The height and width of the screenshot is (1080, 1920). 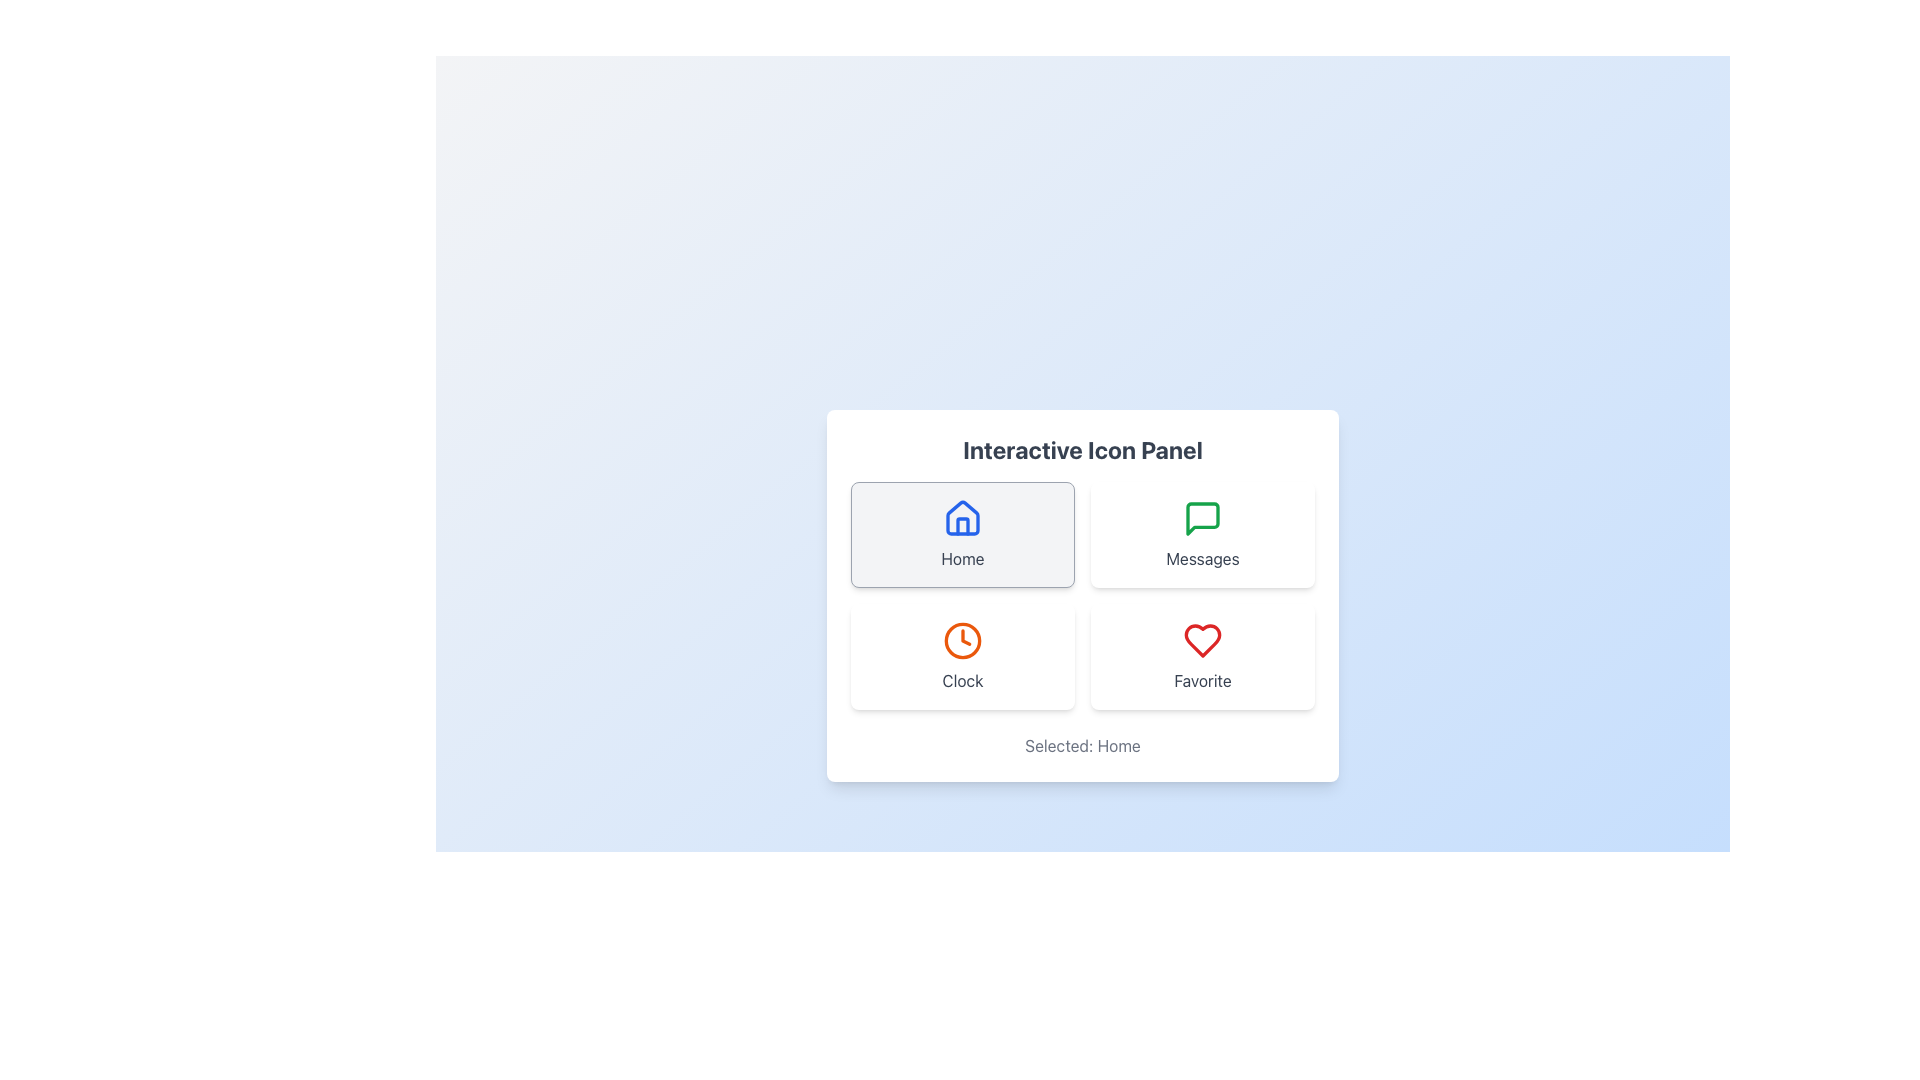 What do you see at coordinates (1202, 534) in the screenshot?
I see `the navigational button located in the top-right quadrant of the grid, which serves as a communication icon` at bounding box center [1202, 534].